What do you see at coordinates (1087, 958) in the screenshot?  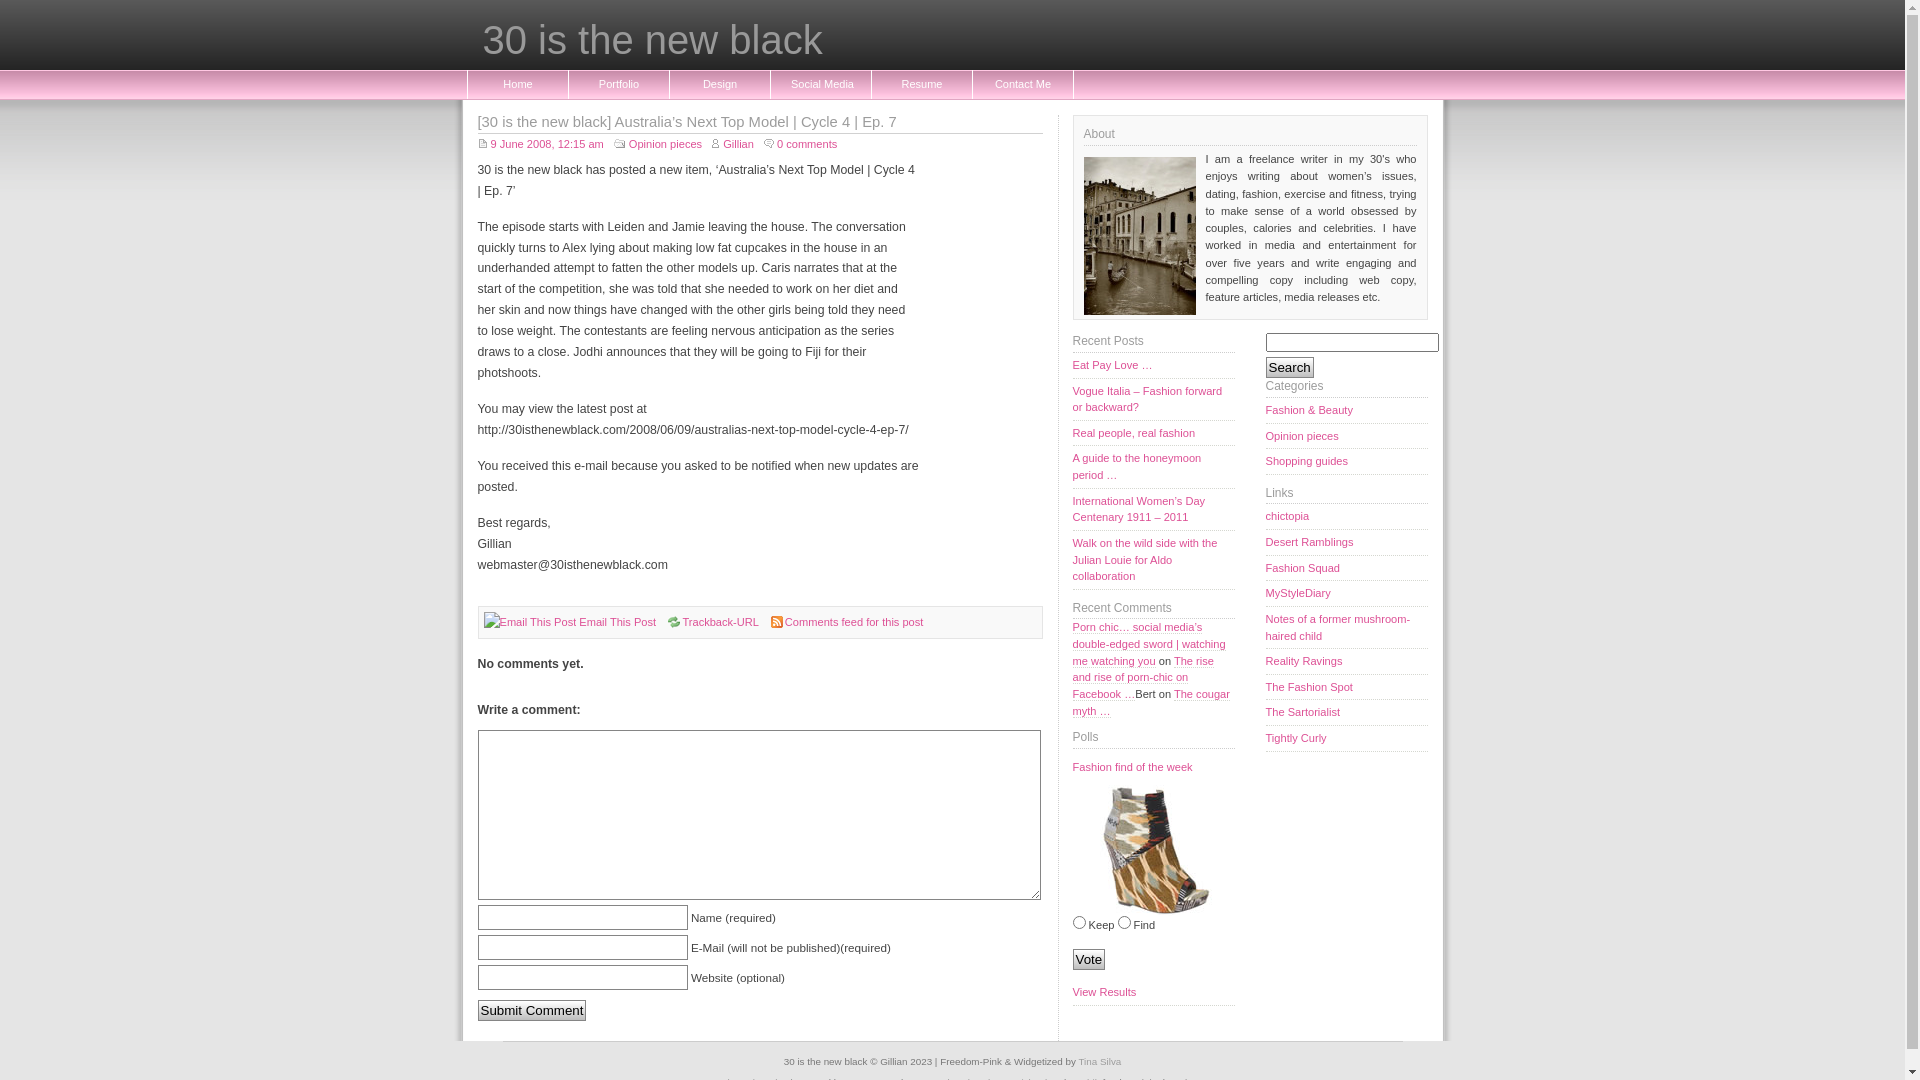 I see `'Vote'` at bounding box center [1087, 958].